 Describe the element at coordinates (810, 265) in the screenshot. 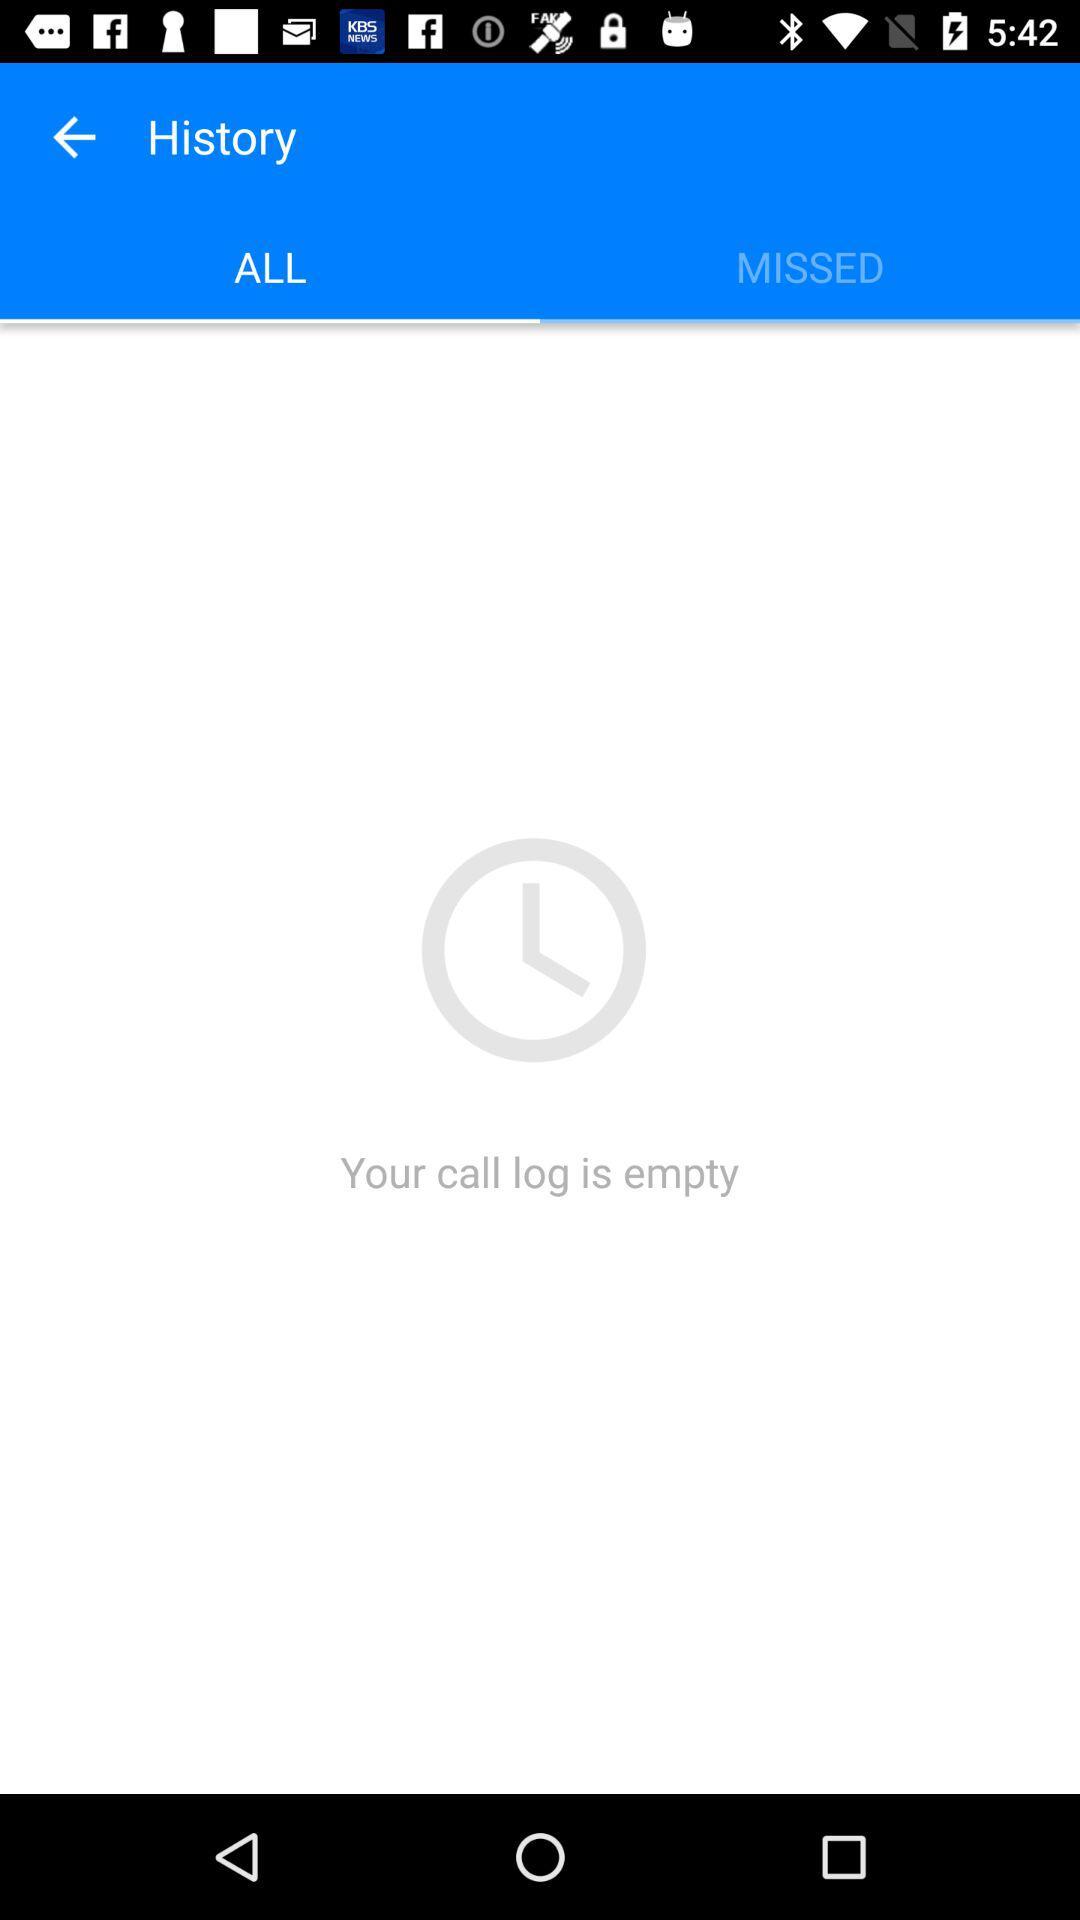

I see `the icon at the top right corner` at that location.